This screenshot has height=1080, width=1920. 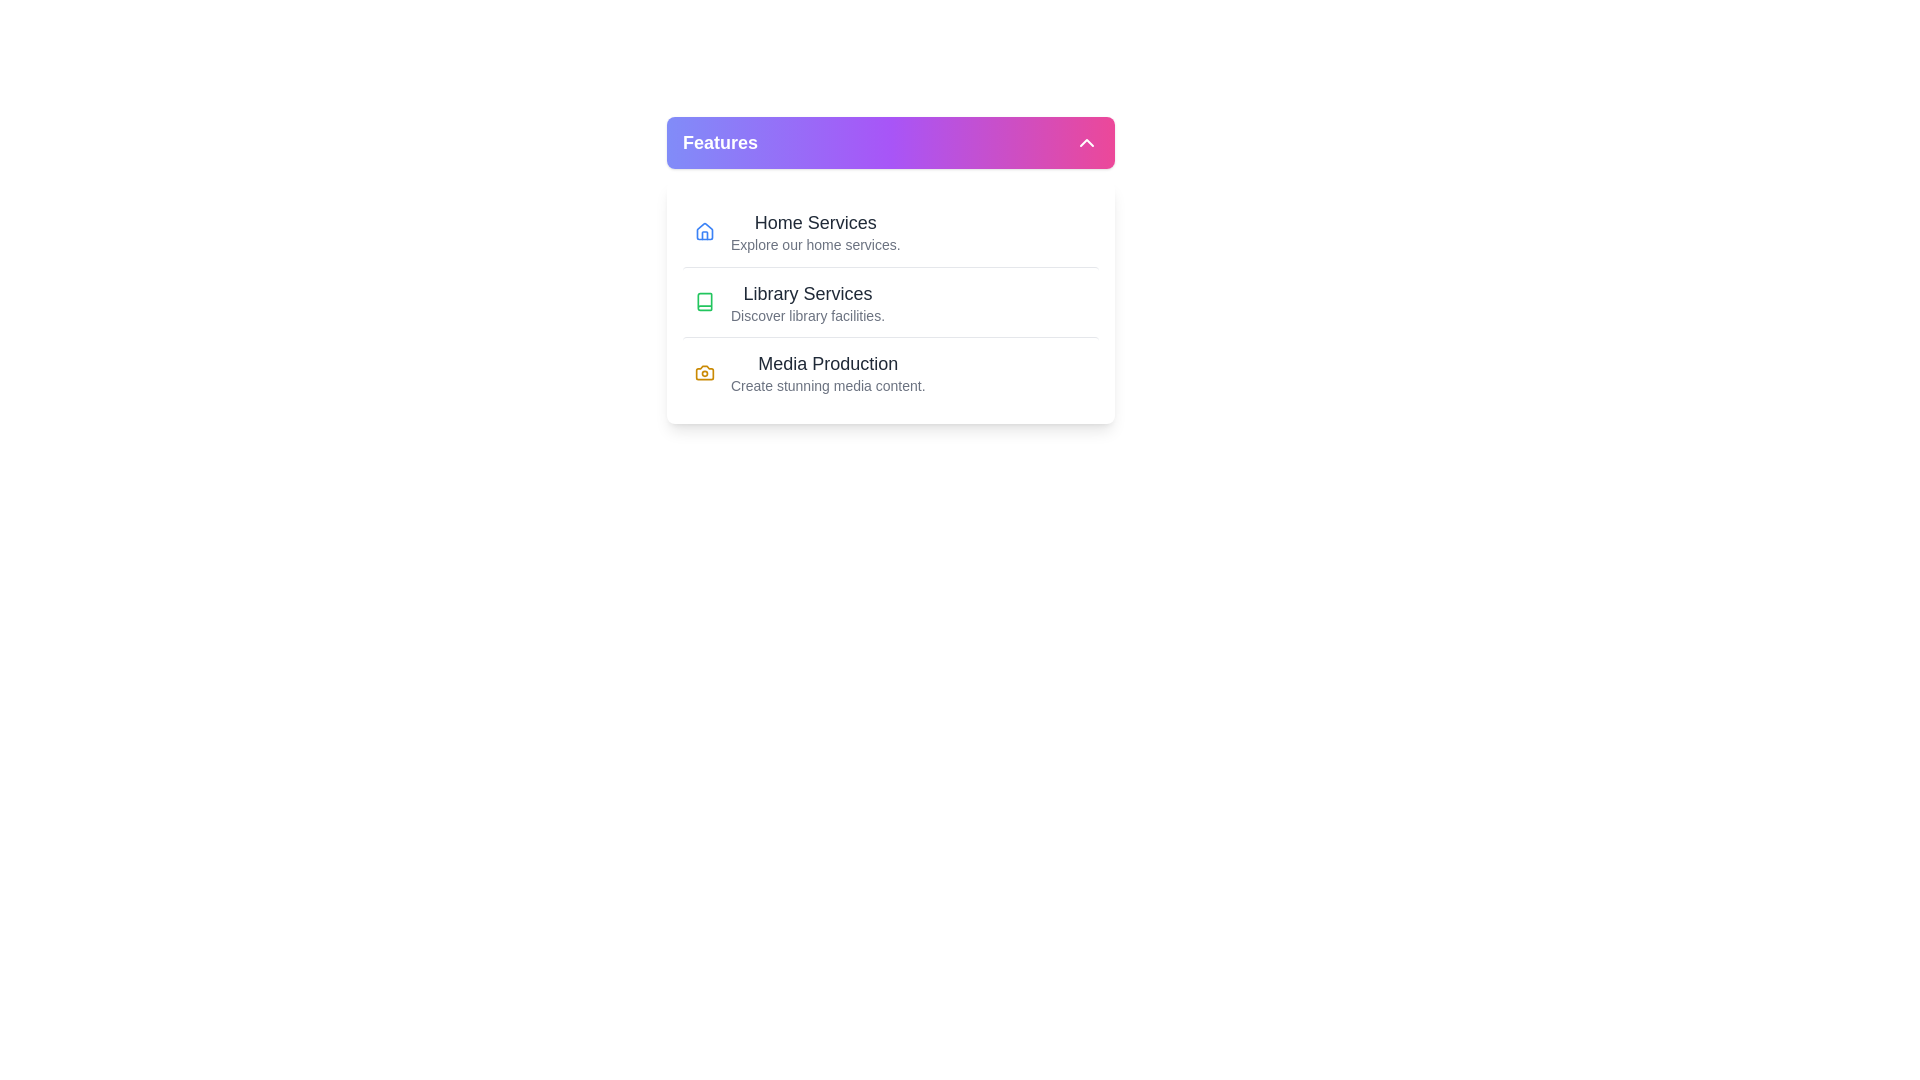 What do you see at coordinates (815, 244) in the screenshot?
I see `the Text Label that provides additional information related to the 'Home Services' header, positioned directly under it` at bounding box center [815, 244].